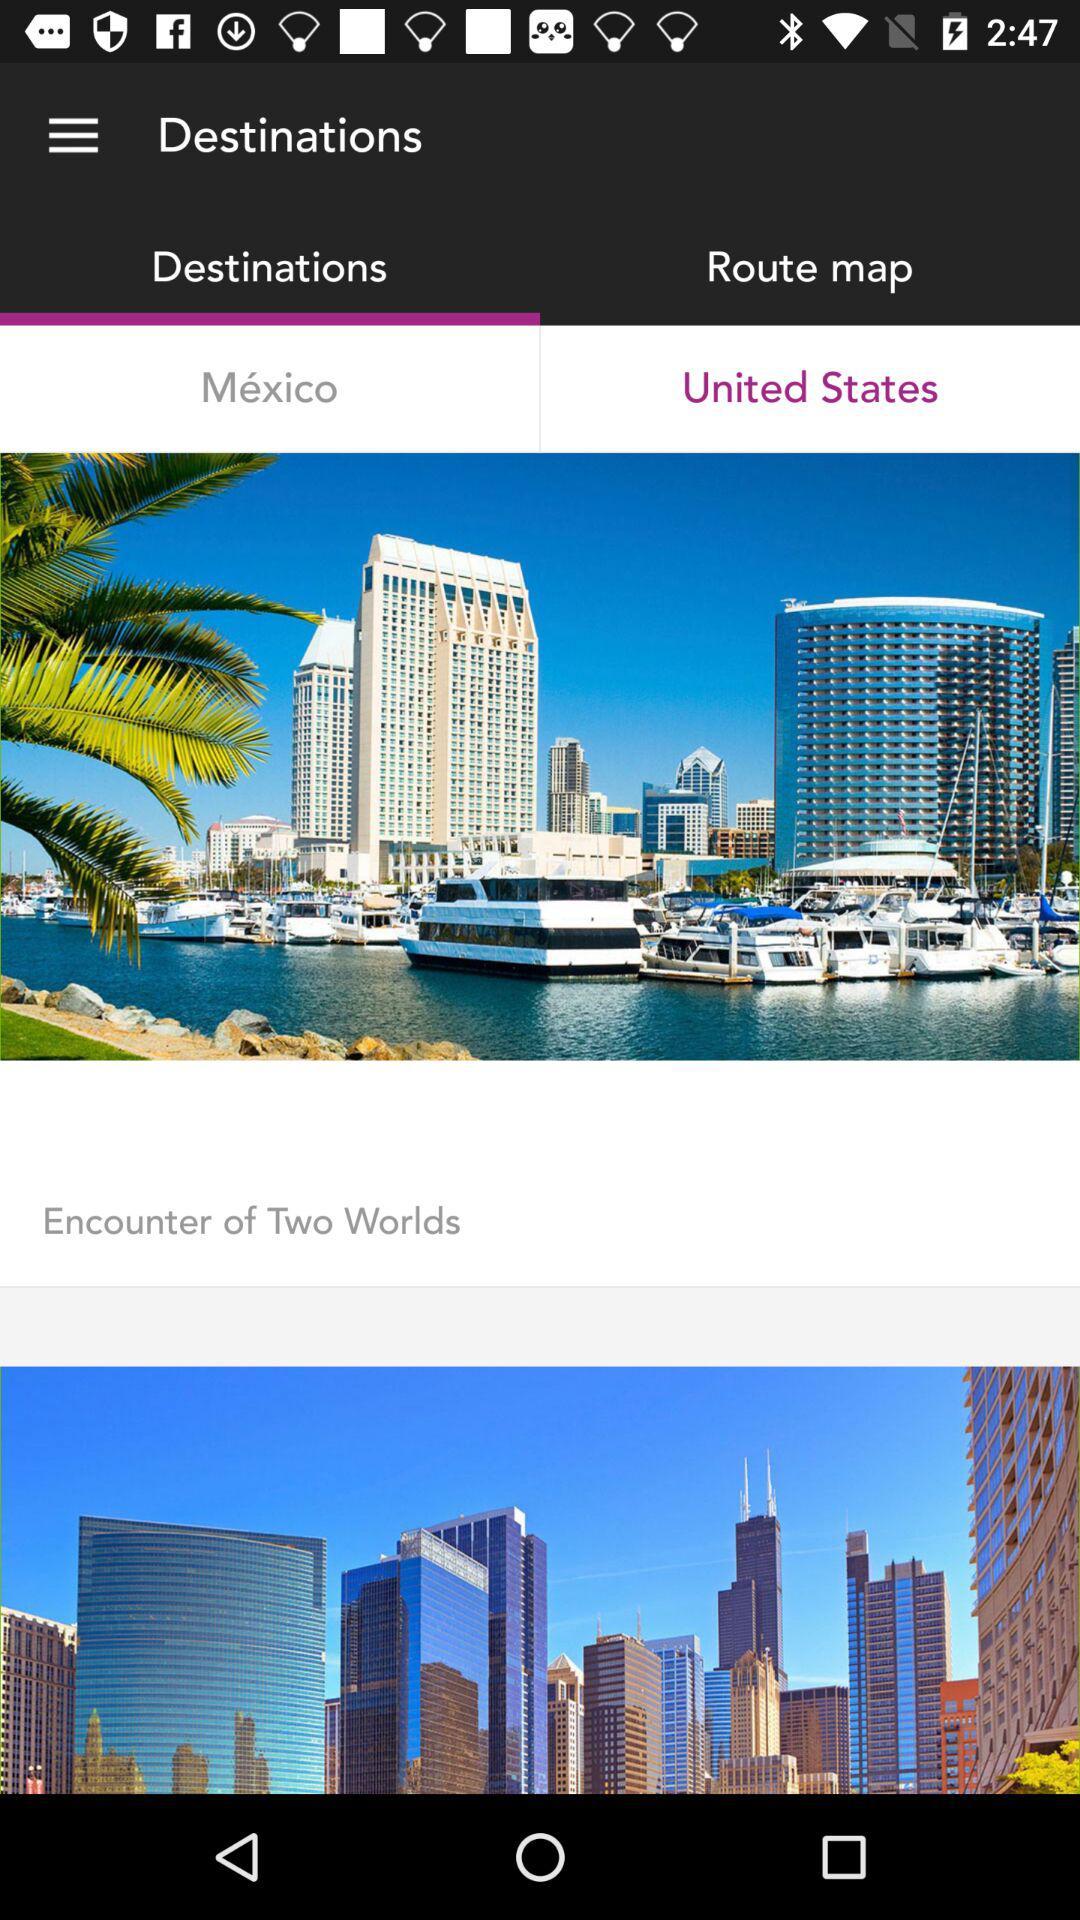 This screenshot has width=1080, height=1920. I want to click on the item below the route map item, so click(810, 388).